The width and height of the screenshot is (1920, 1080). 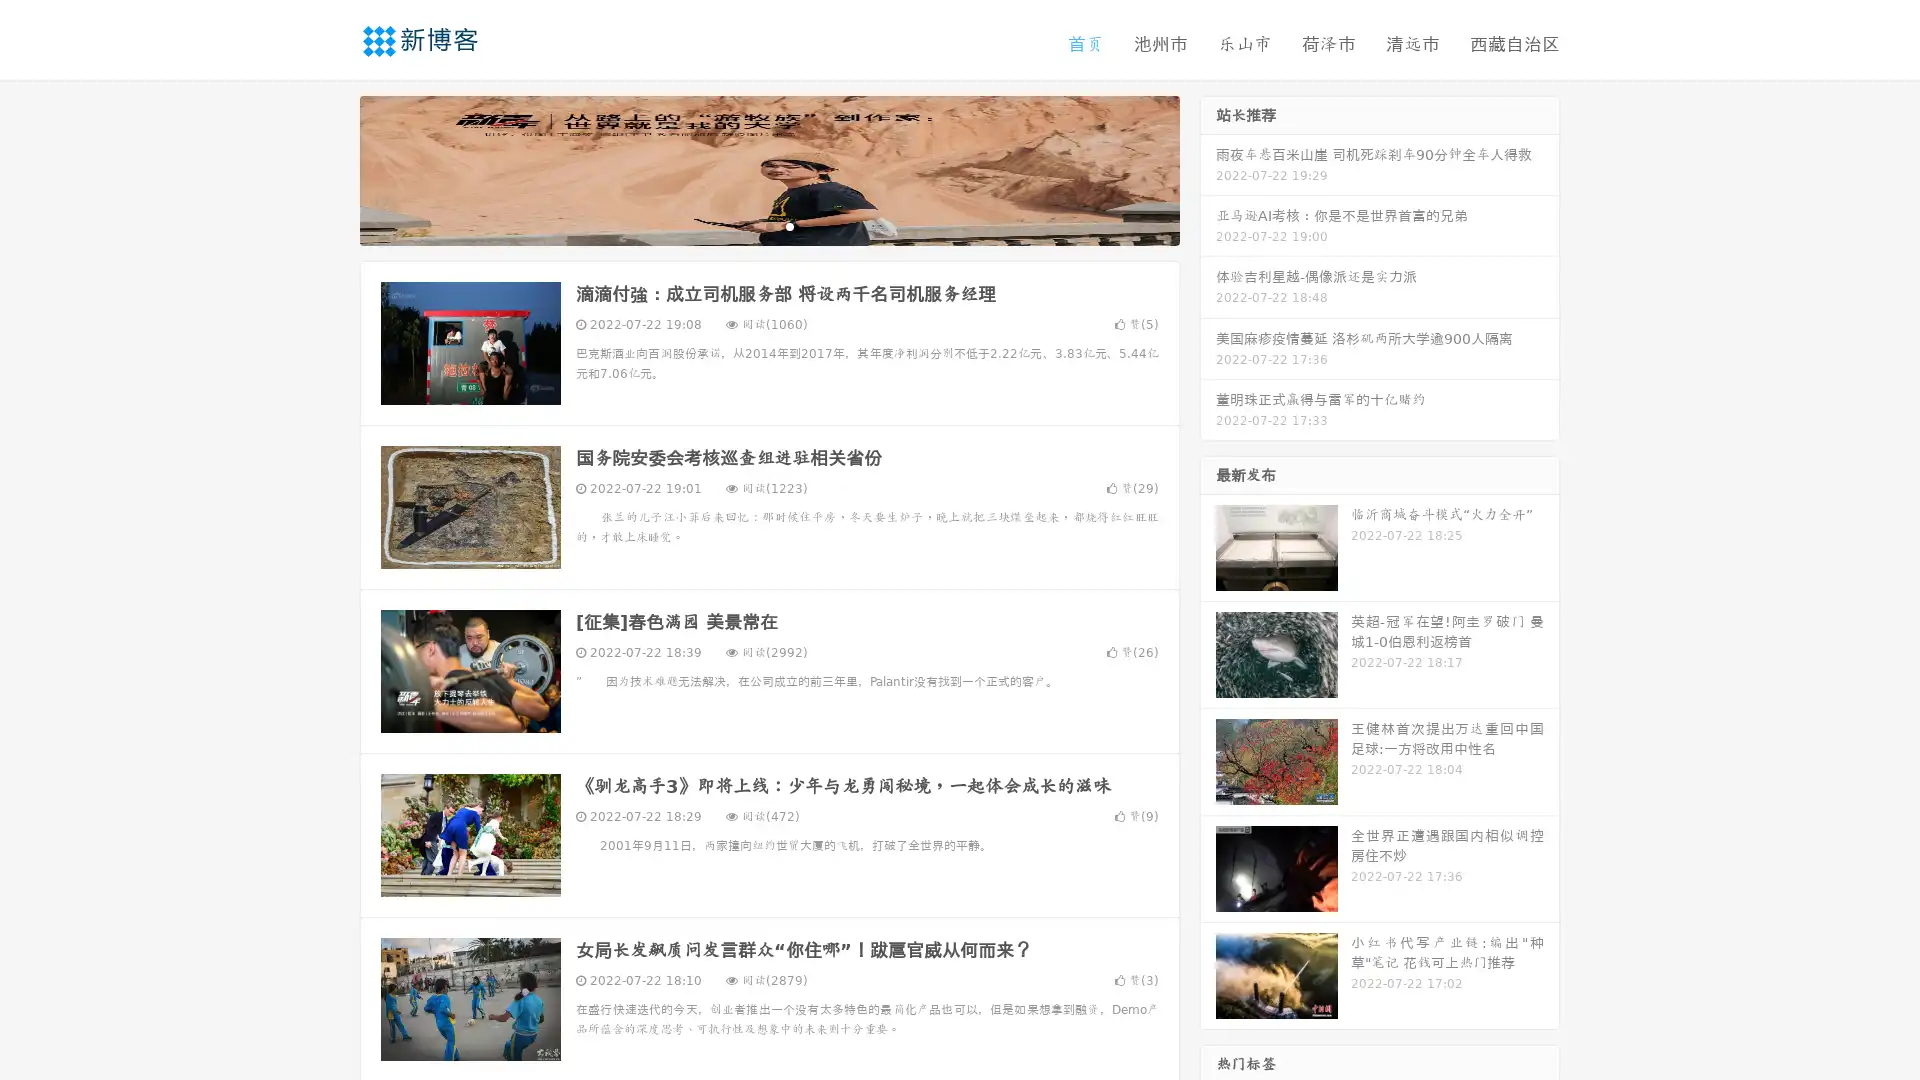 What do you see at coordinates (1208, 168) in the screenshot?
I see `Next slide` at bounding box center [1208, 168].